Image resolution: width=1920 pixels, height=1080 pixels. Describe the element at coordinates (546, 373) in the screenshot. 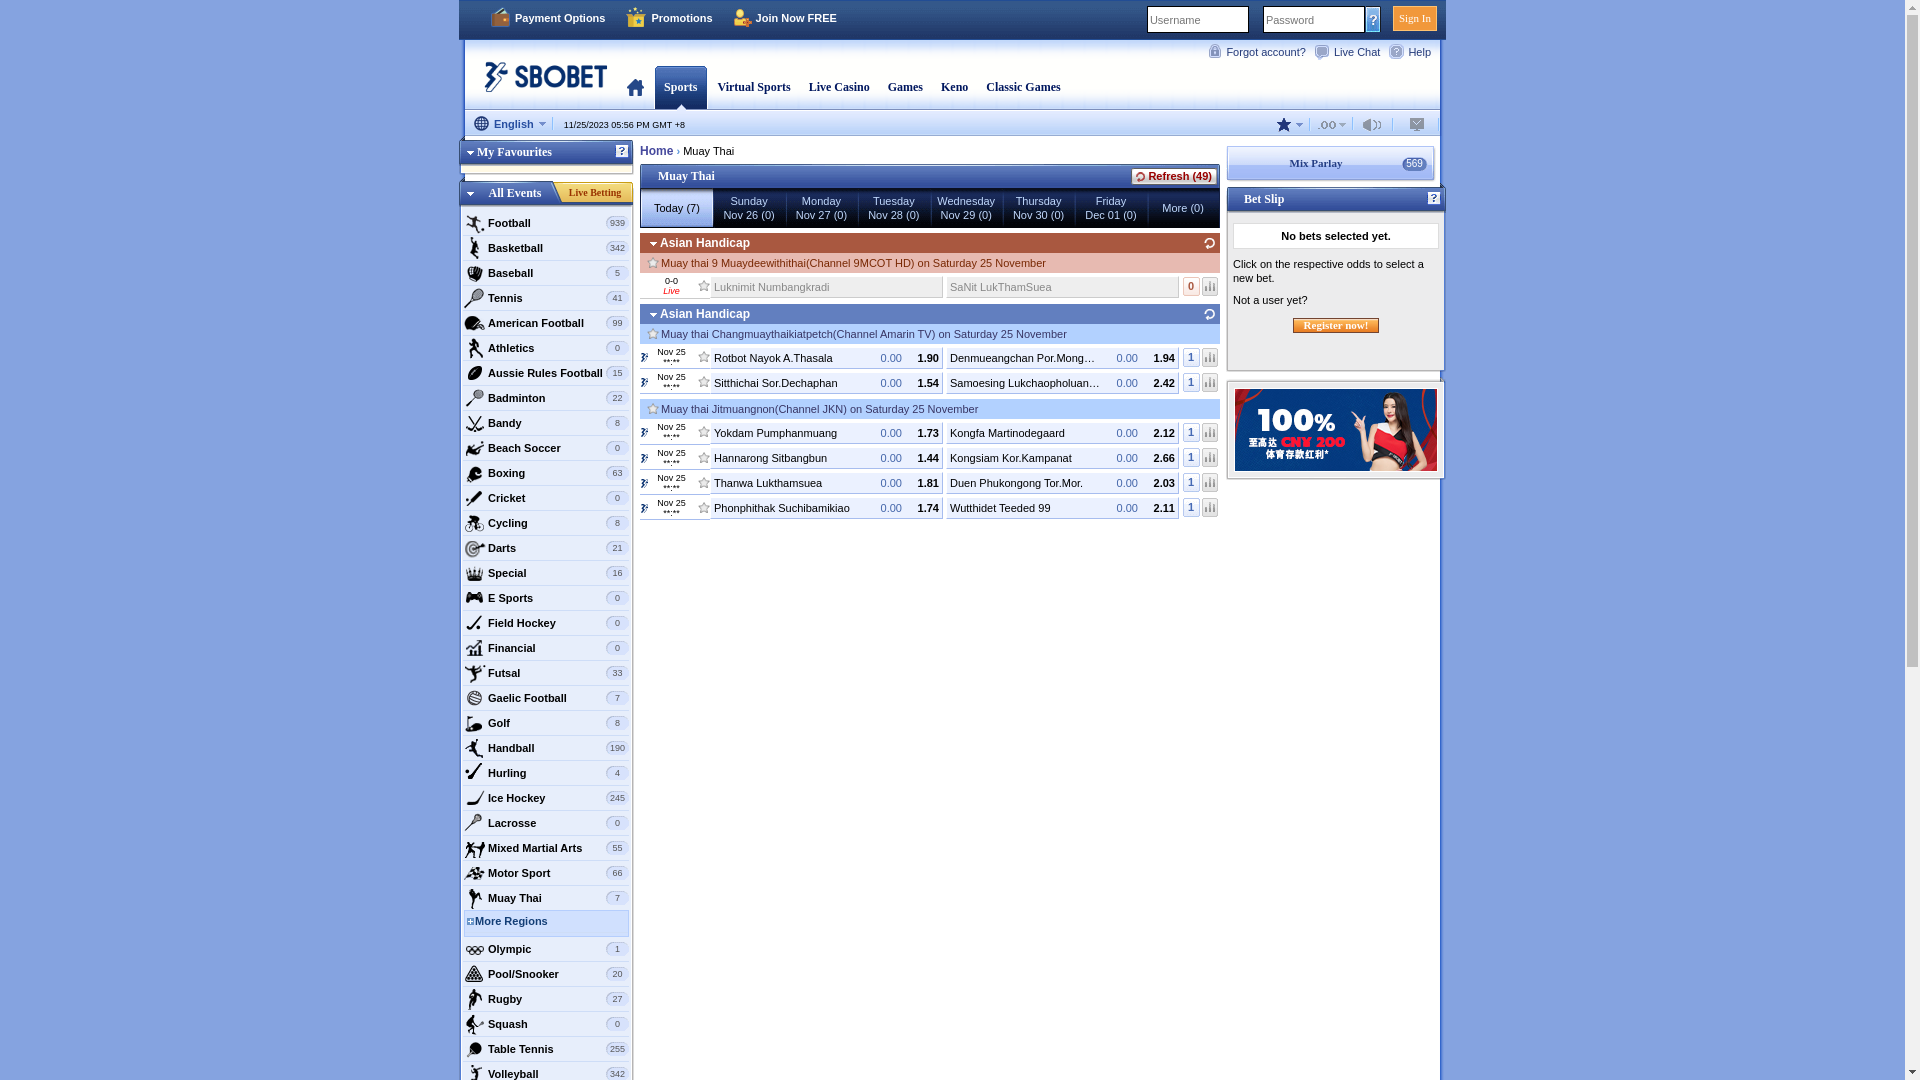

I see `'Aussie Rules Football` at that location.